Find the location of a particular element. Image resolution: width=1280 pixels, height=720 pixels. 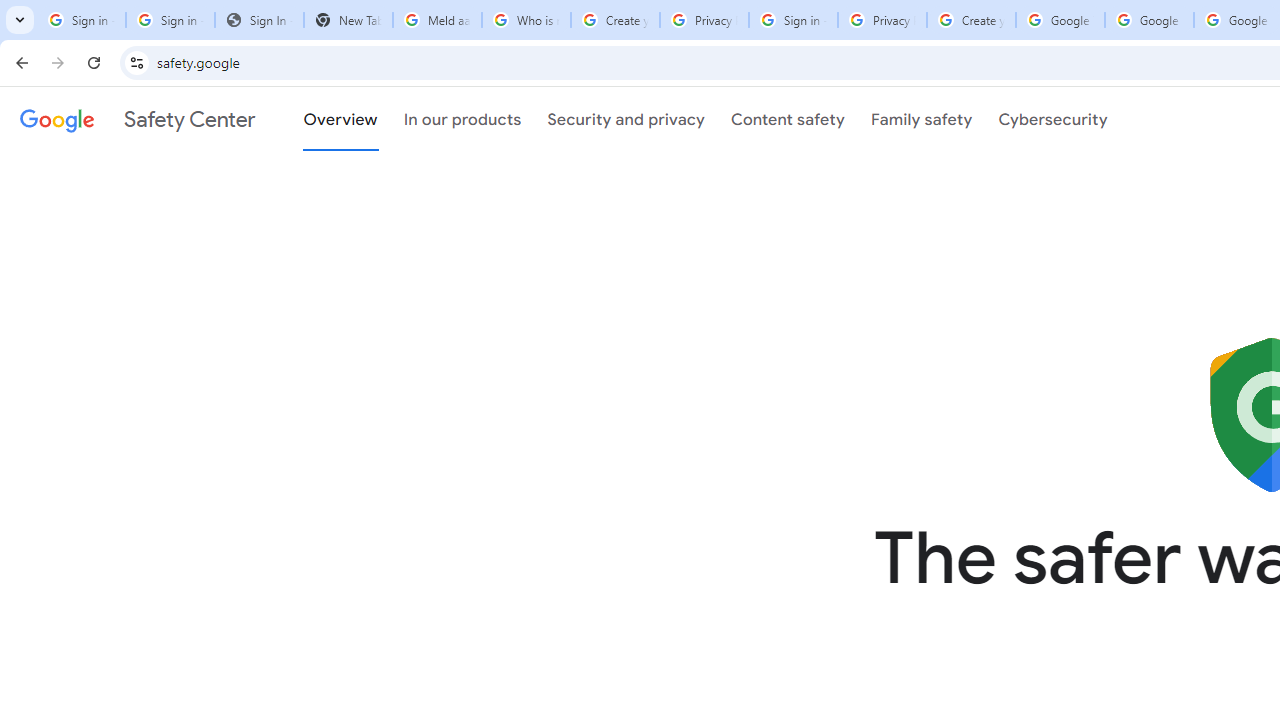

'Cybersecurity' is located at coordinates (1052, 119).